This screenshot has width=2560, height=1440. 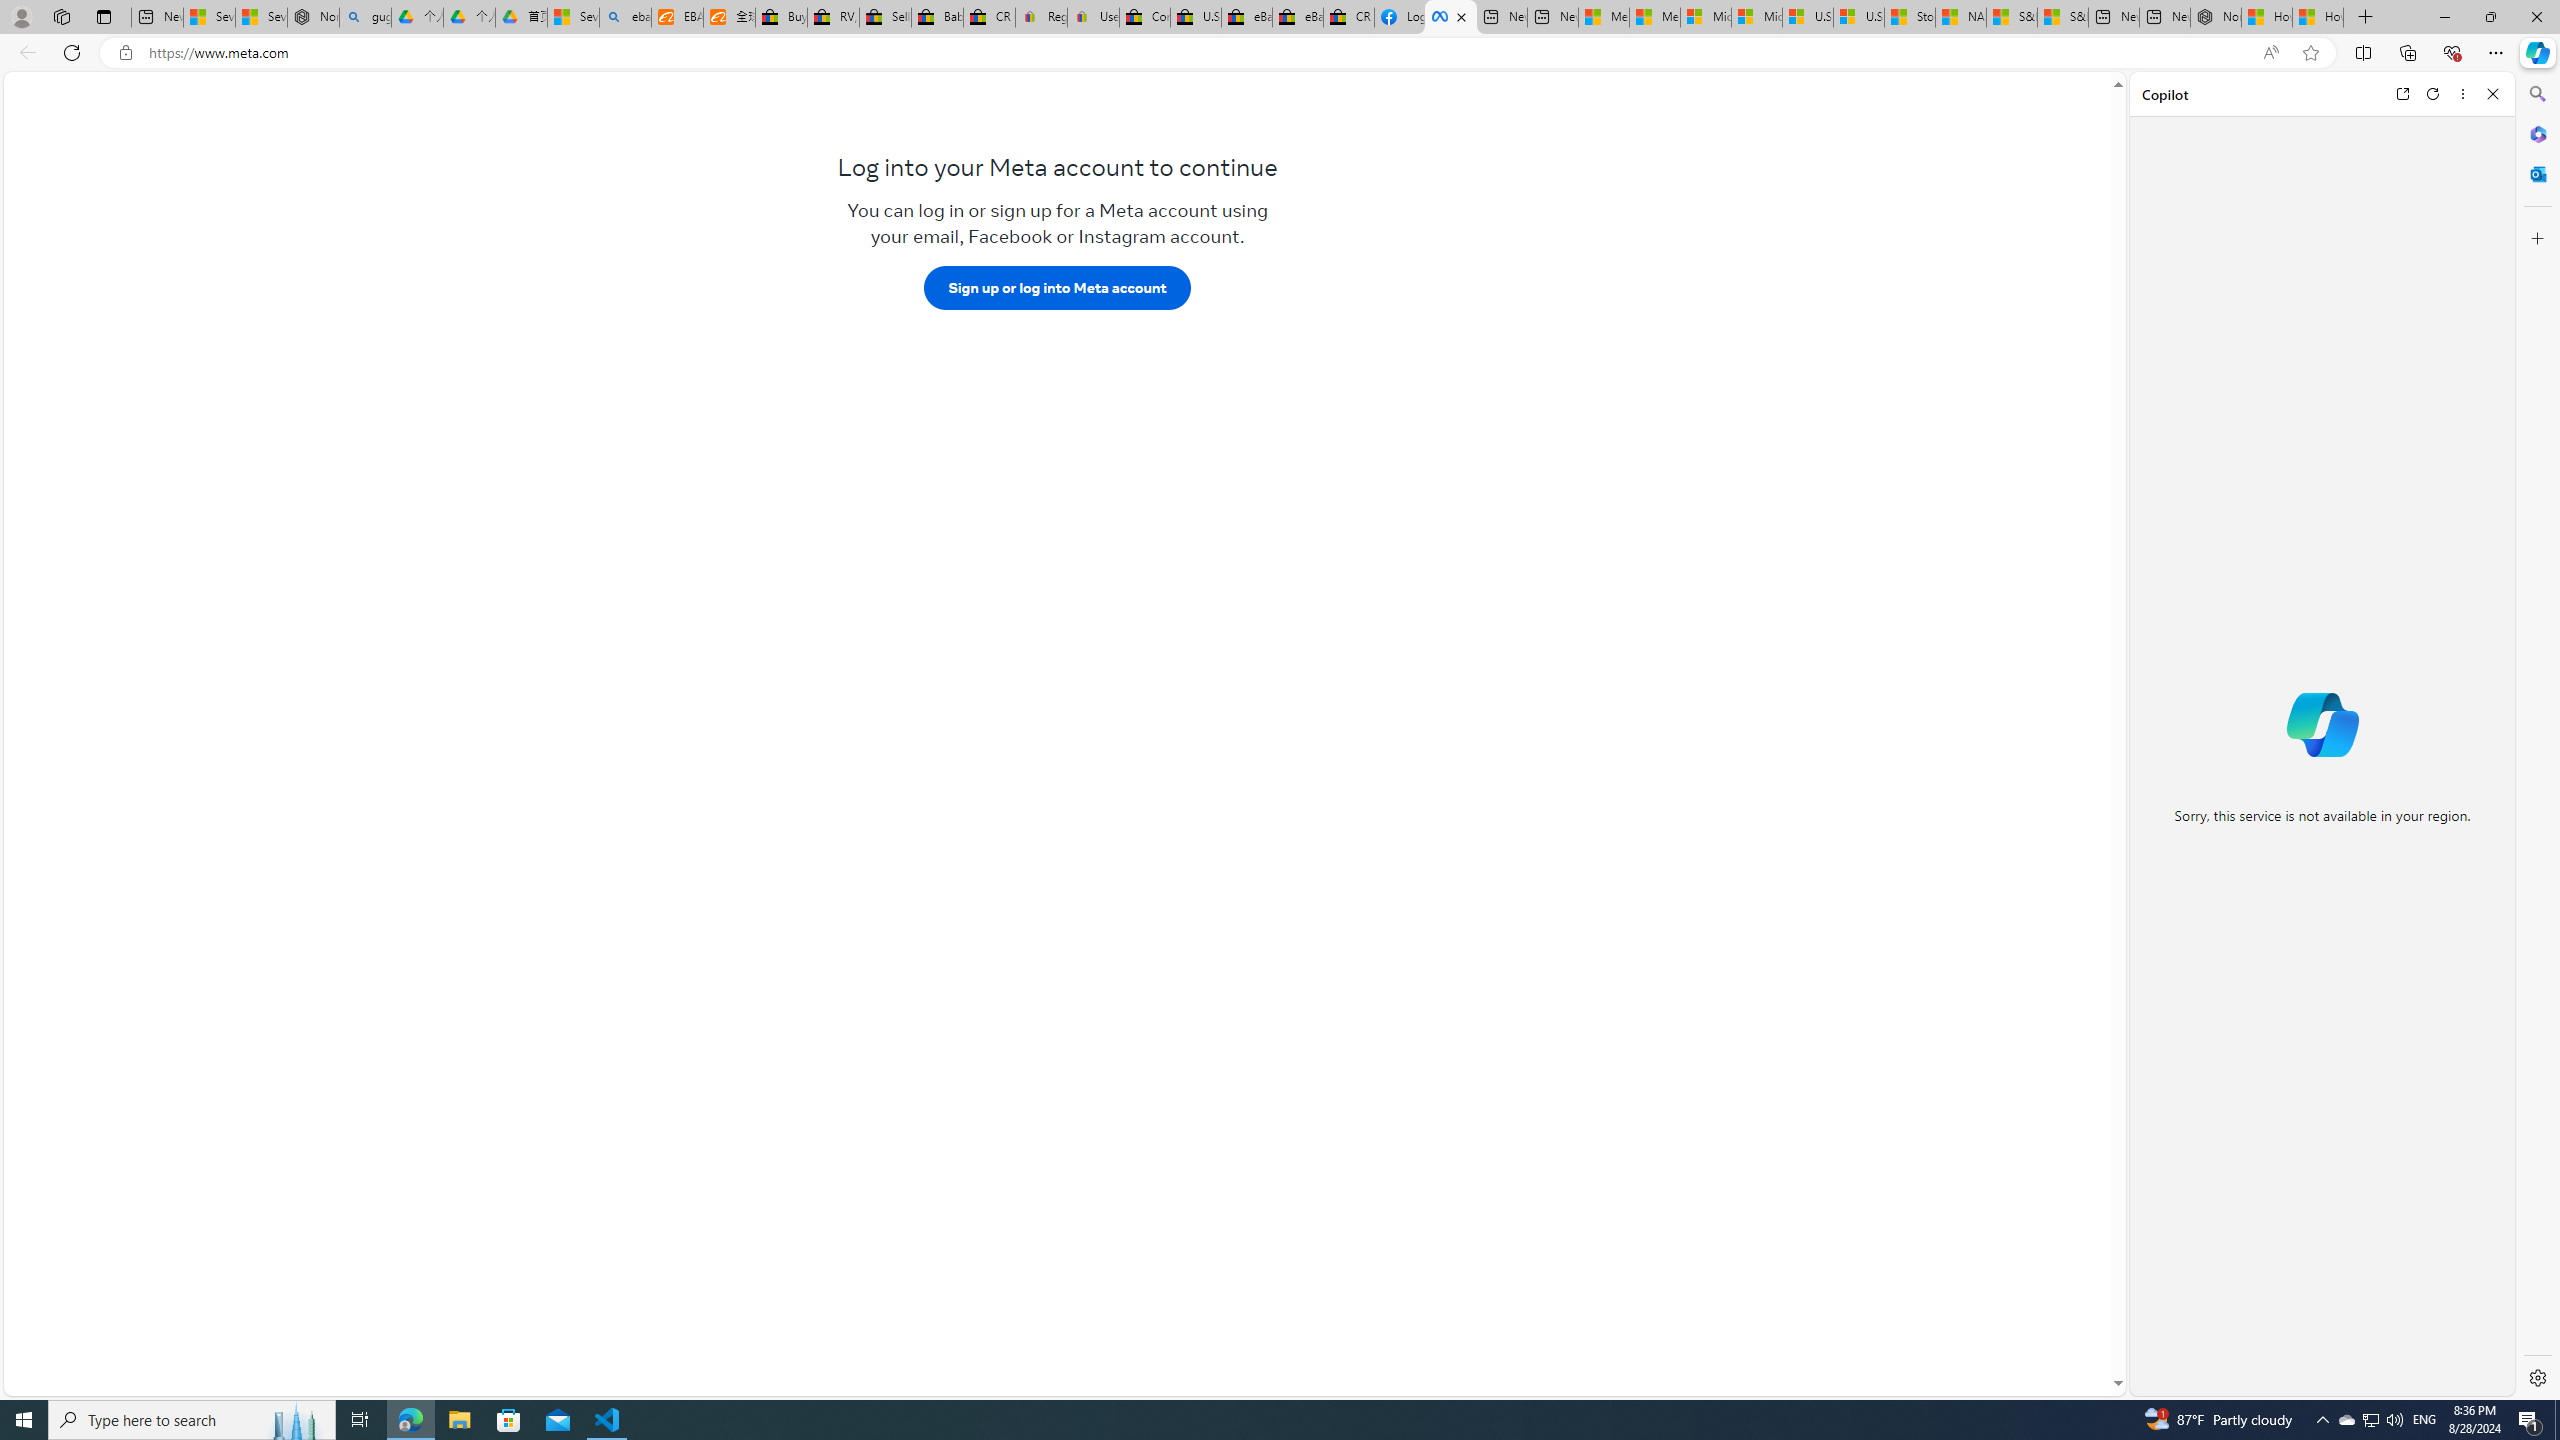 What do you see at coordinates (2535, 172) in the screenshot?
I see `'Outlook'` at bounding box center [2535, 172].